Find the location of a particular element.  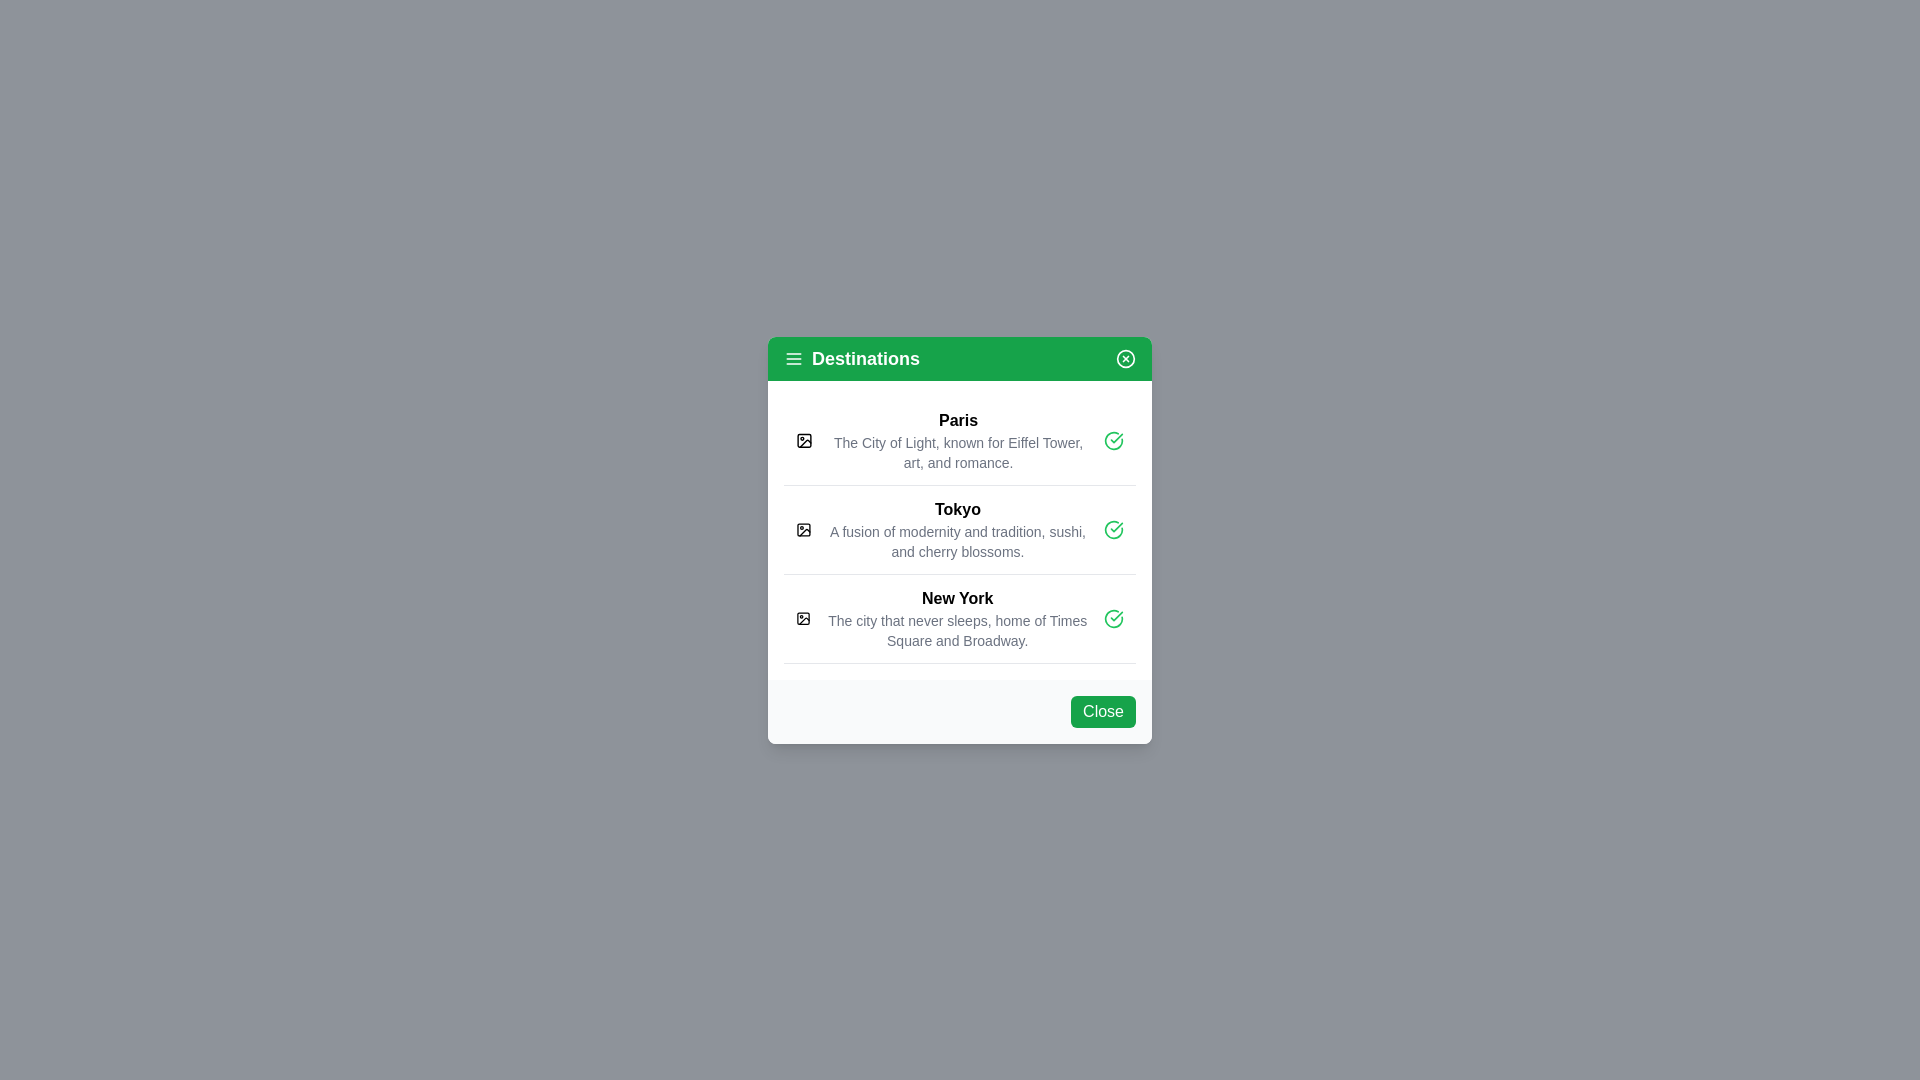

the bold text label displaying 'Tokyo', which is the second entry in the list of destinations within the green-titled modal labeled 'Destinations' is located at coordinates (956, 508).